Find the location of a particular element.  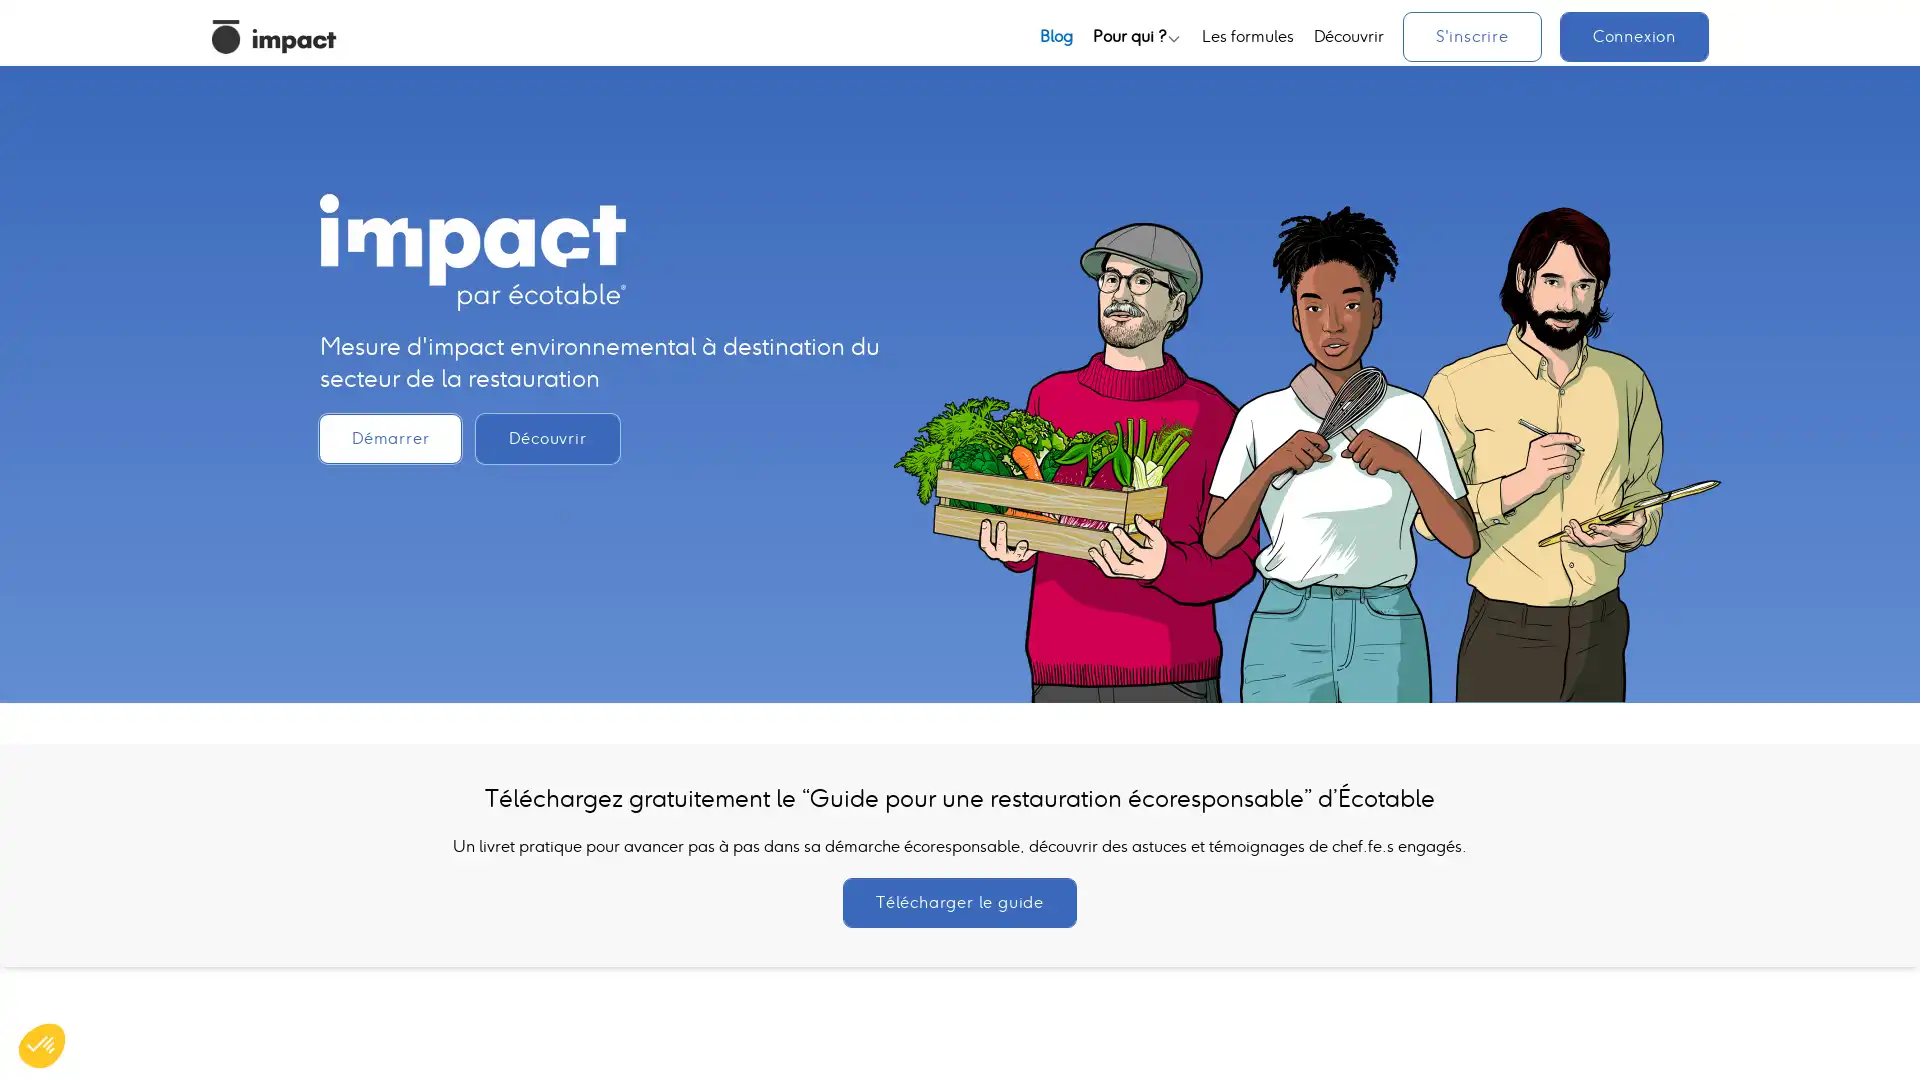

Je choisis is located at coordinates (230, 978).